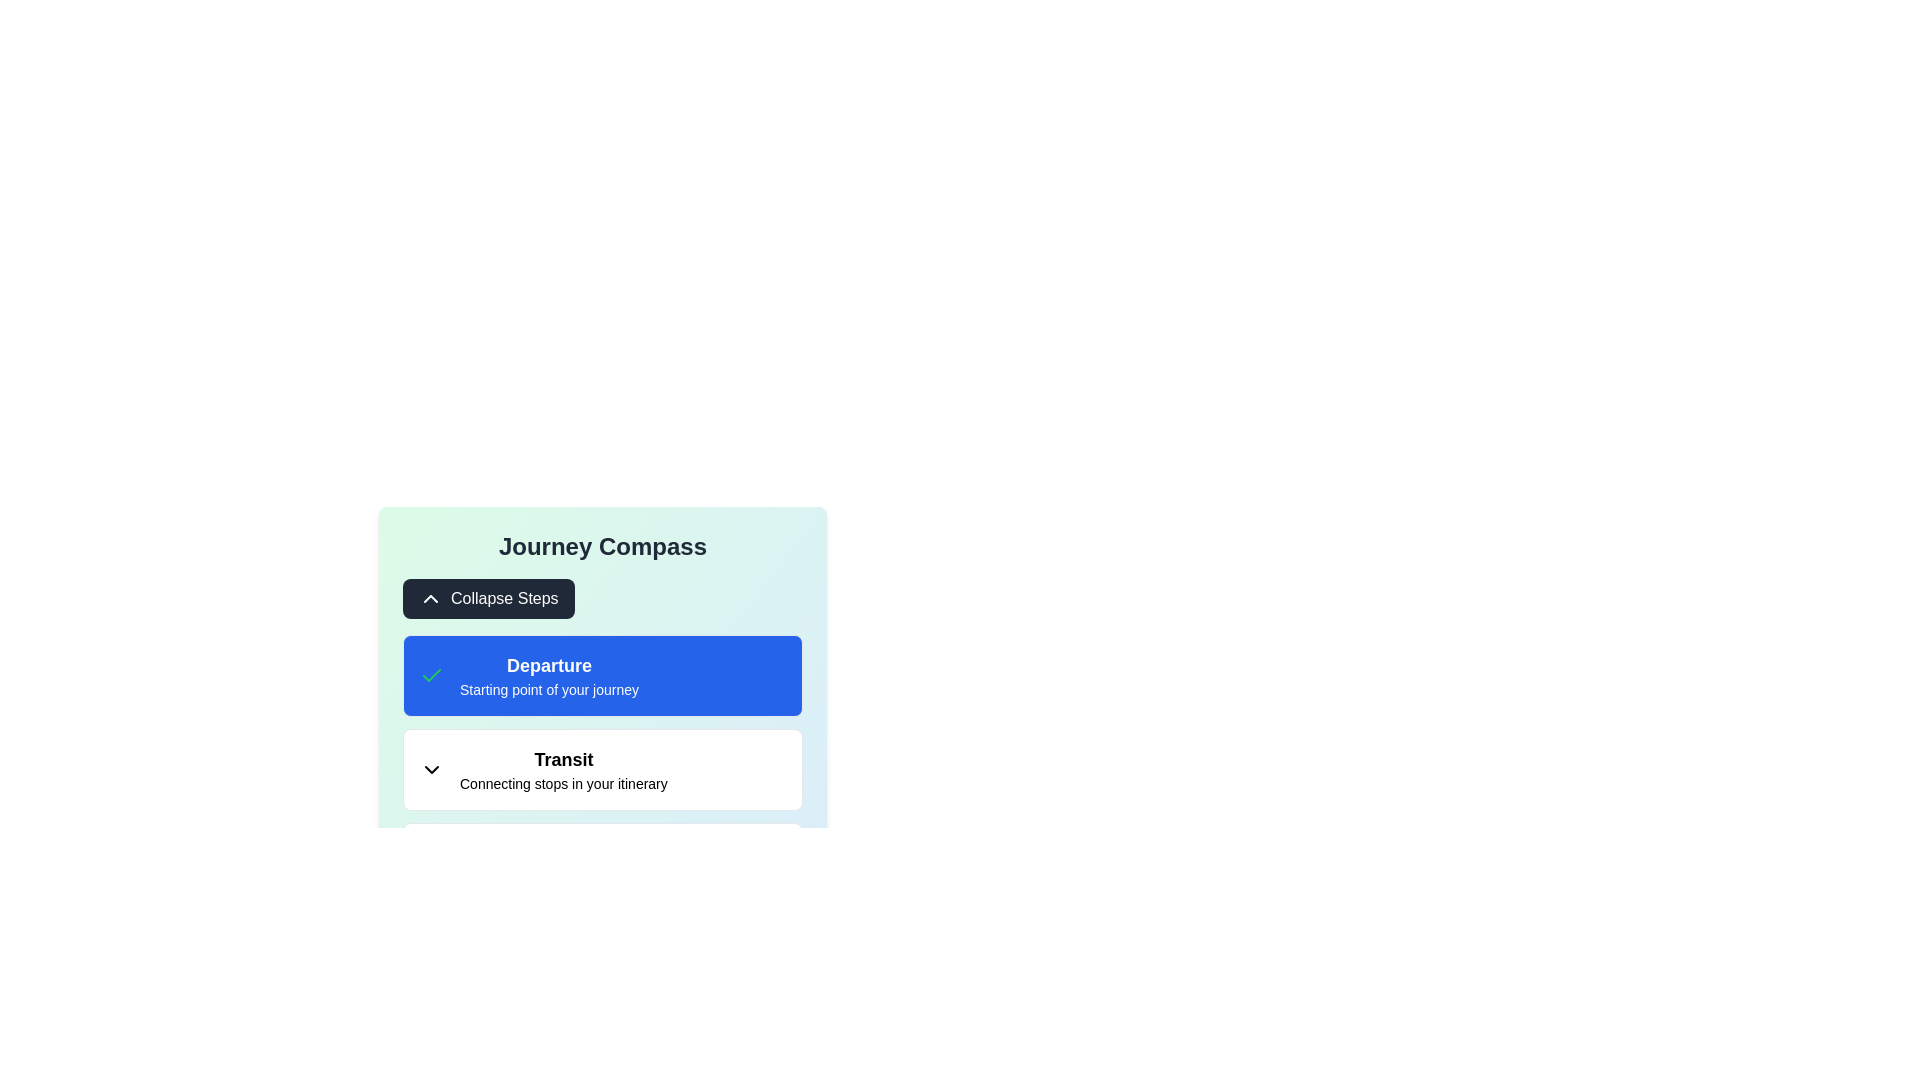  I want to click on the expansion/collapse icon located to the left of the 'Transit' text within the white card section, so click(431, 769).